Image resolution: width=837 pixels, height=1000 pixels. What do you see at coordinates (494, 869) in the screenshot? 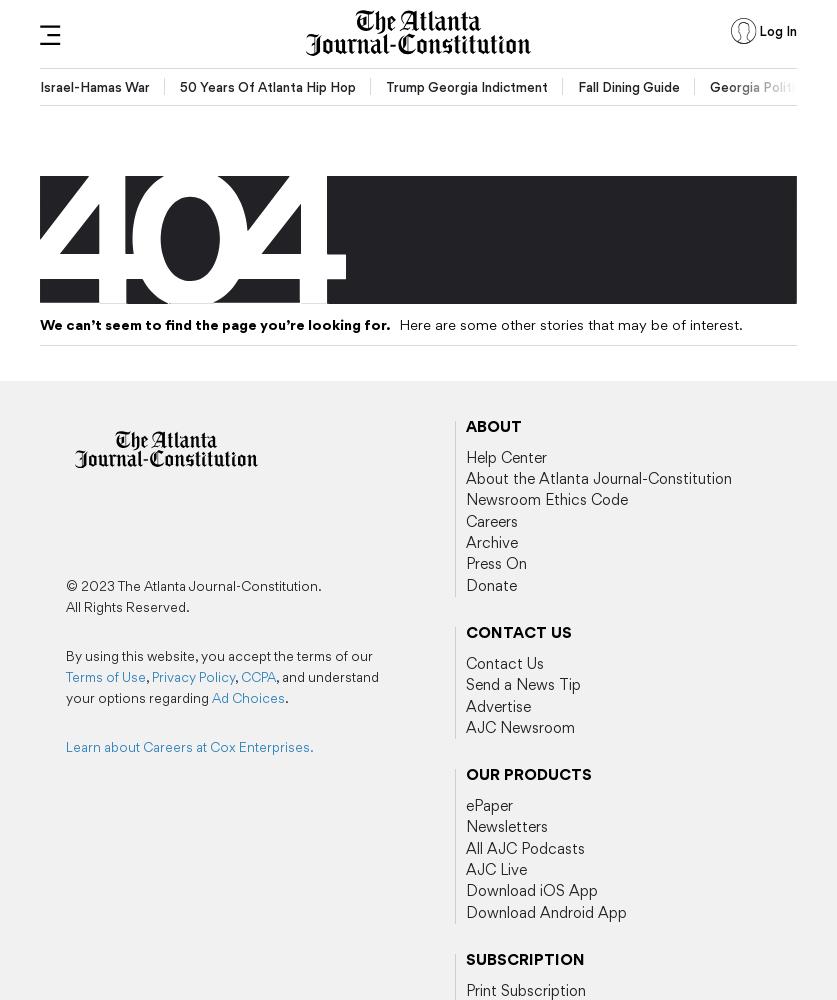
I see `'AJC Live'` at bounding box center [494, 869].